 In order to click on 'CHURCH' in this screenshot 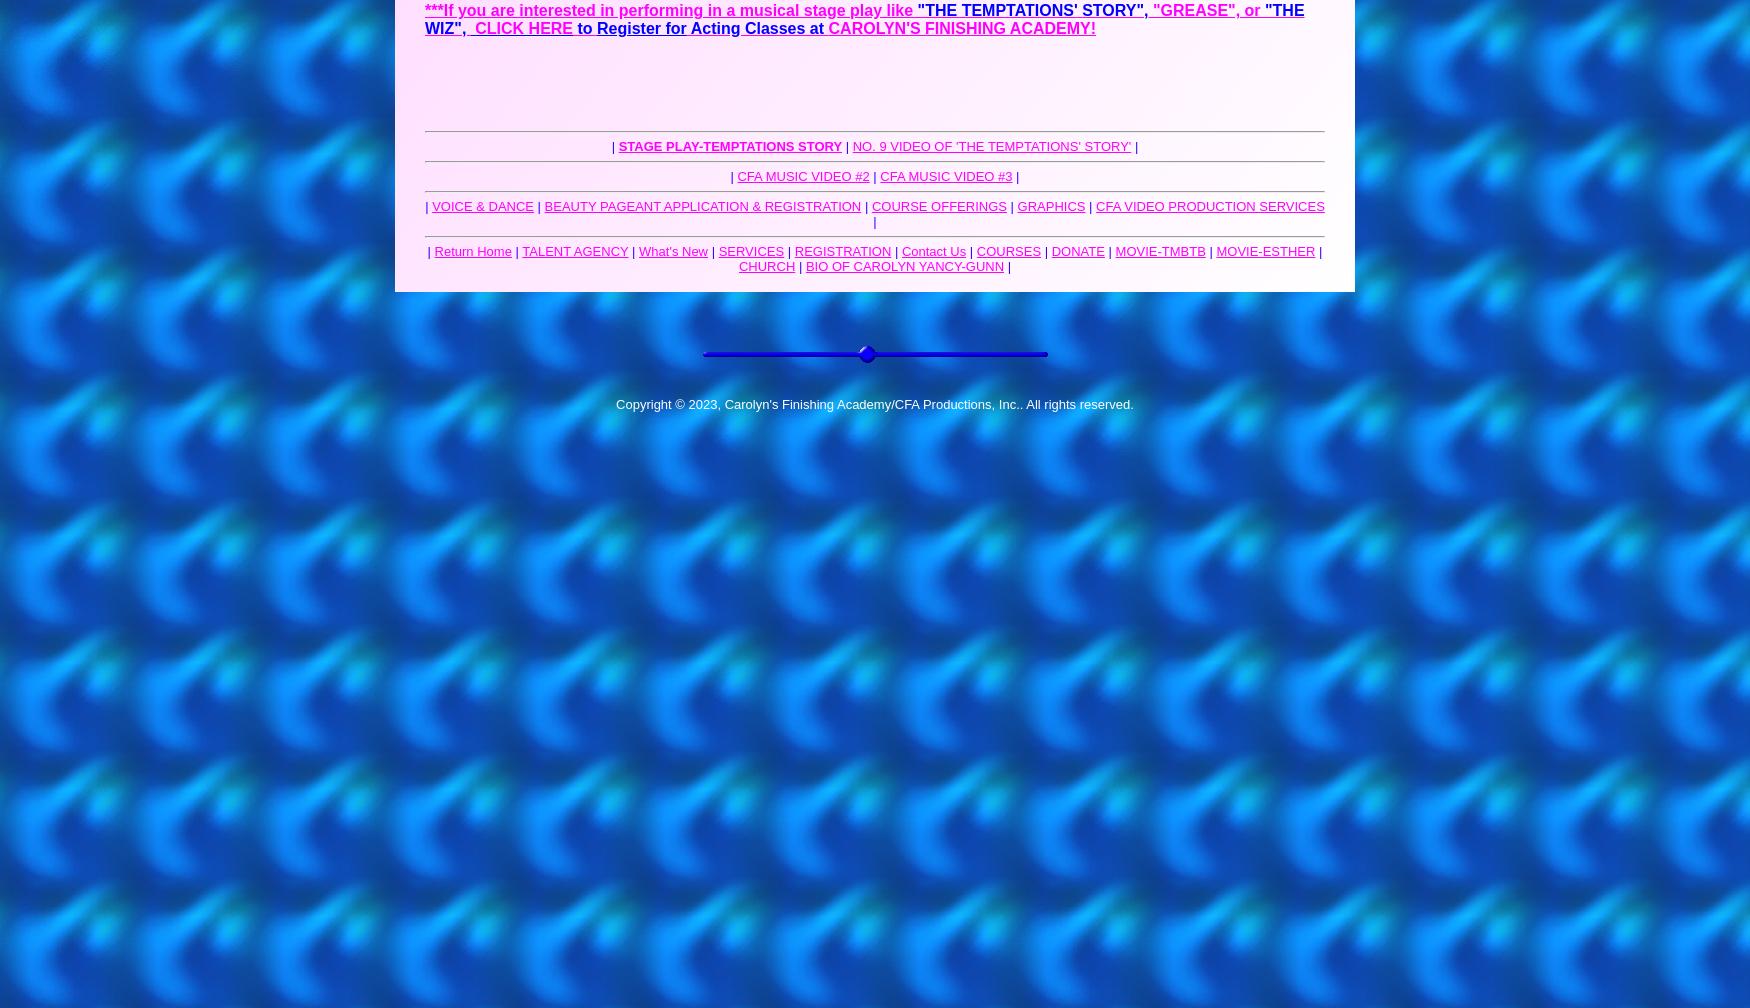, I will do `click(765, 266)`.